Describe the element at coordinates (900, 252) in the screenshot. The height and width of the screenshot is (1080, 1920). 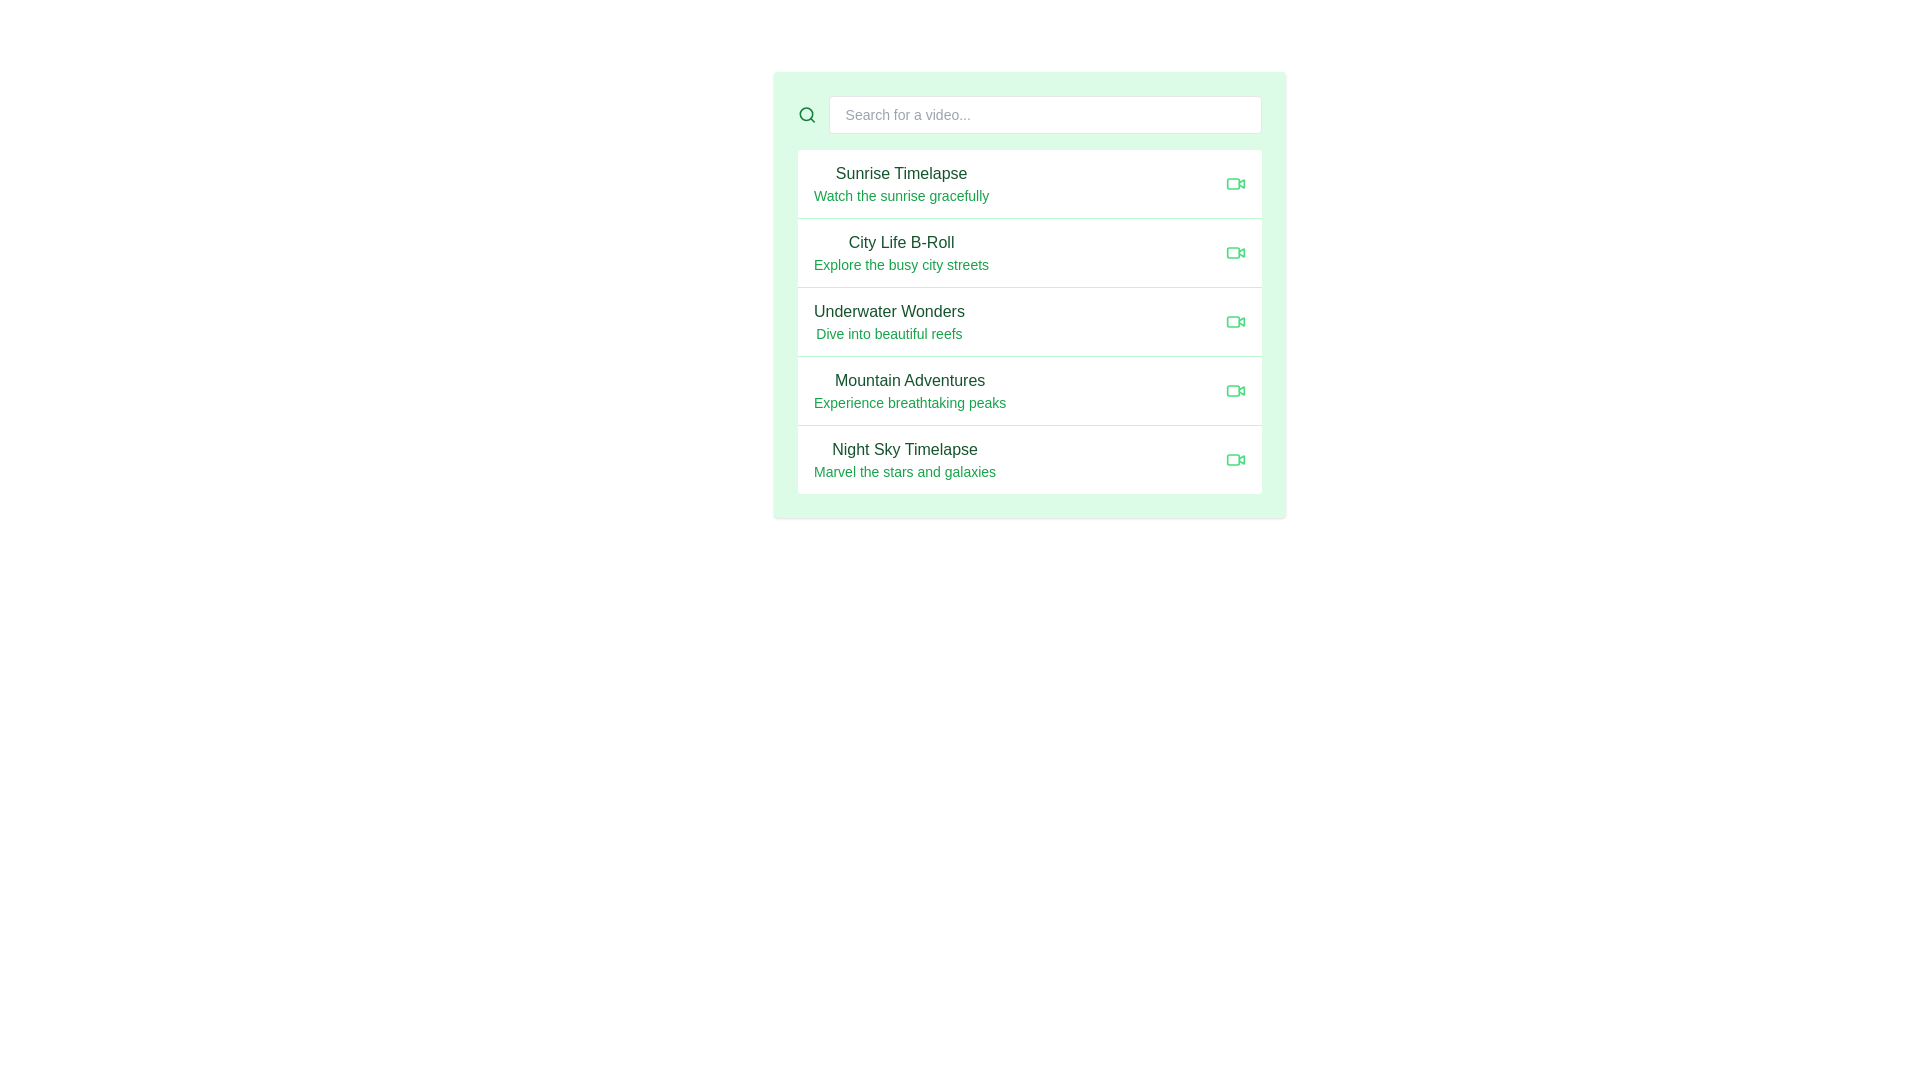
I see `the second list item in the vertical list, which represents the option` at that location.